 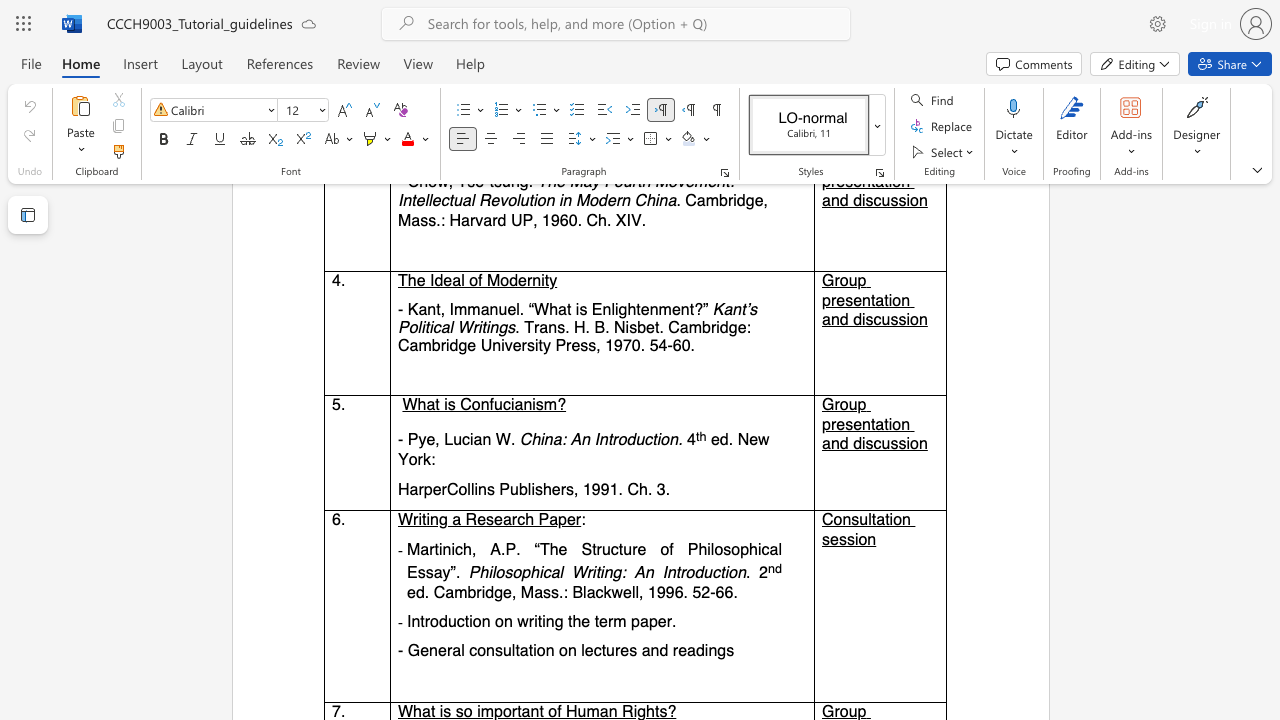 I want to click on the 3th character "a" in the text, so click(x=437, y=573).